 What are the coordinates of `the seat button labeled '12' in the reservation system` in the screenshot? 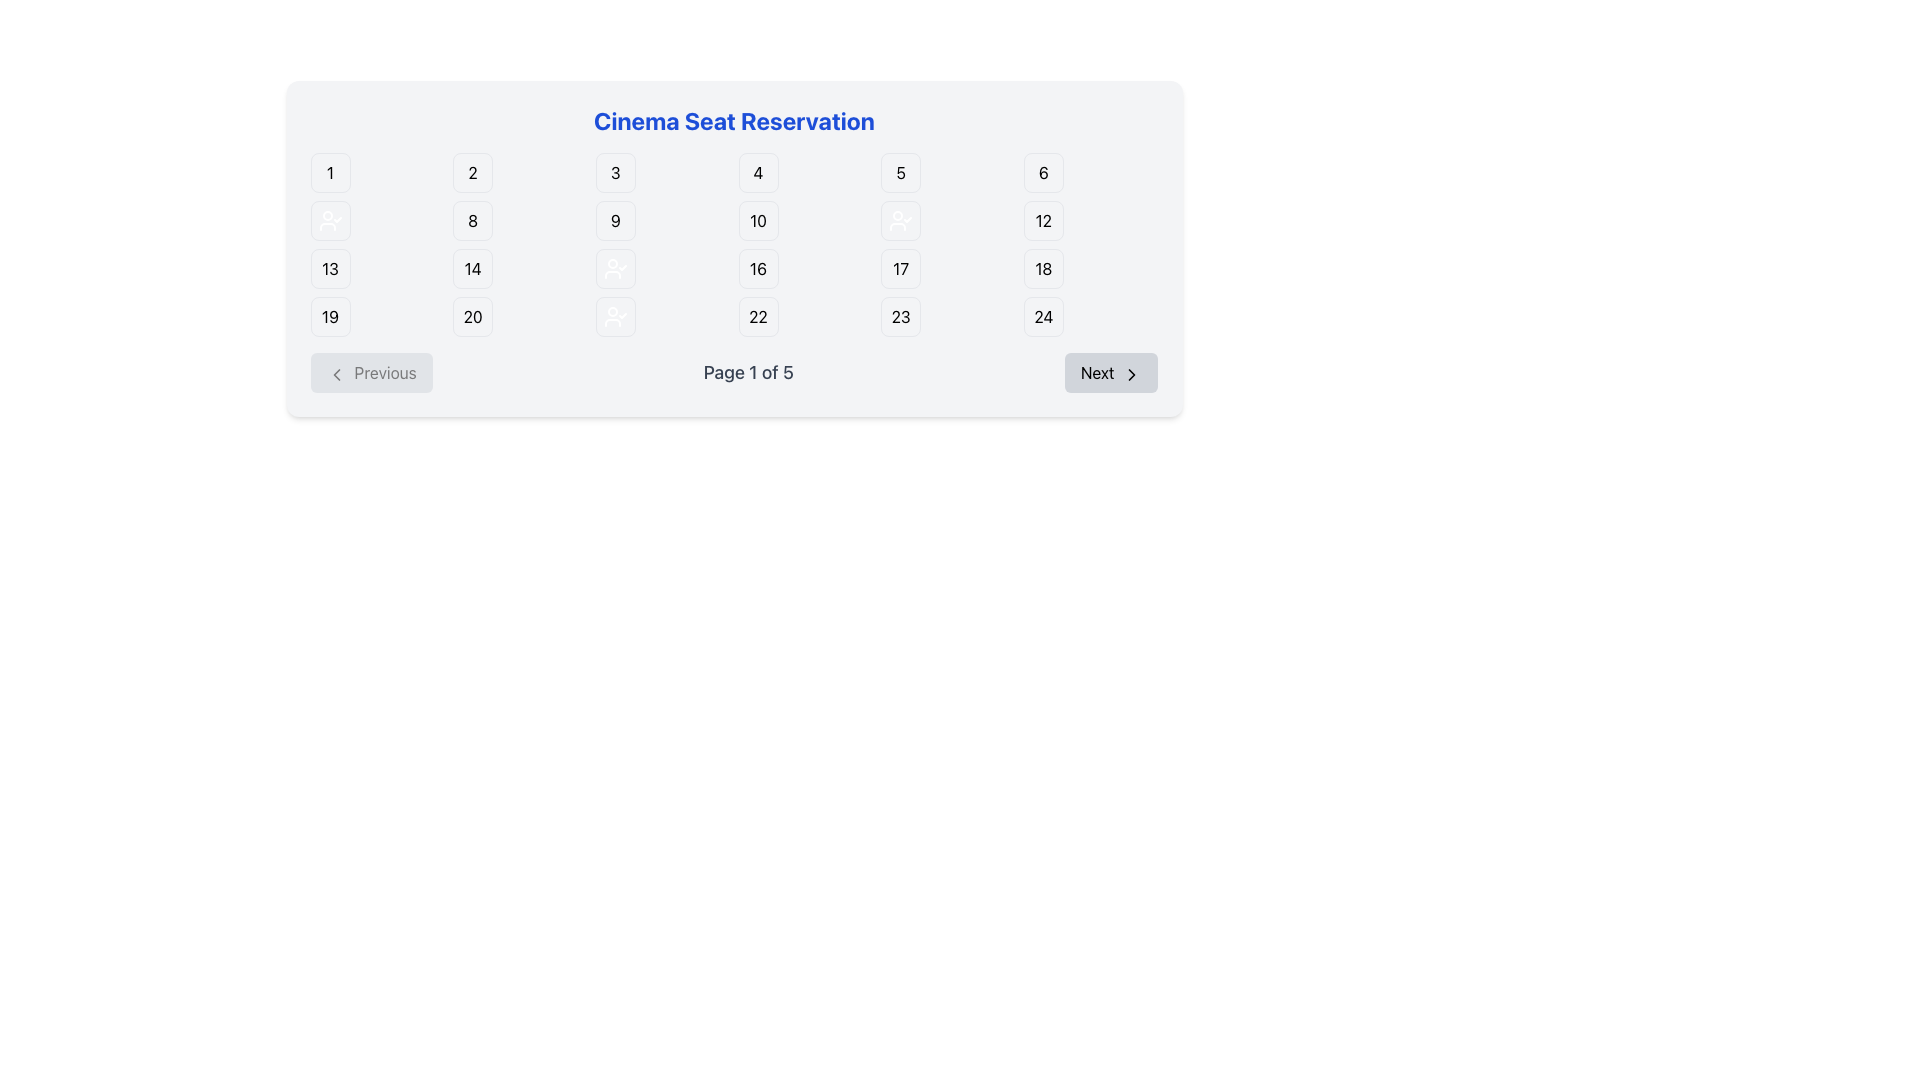 It's located at (1042, 220).